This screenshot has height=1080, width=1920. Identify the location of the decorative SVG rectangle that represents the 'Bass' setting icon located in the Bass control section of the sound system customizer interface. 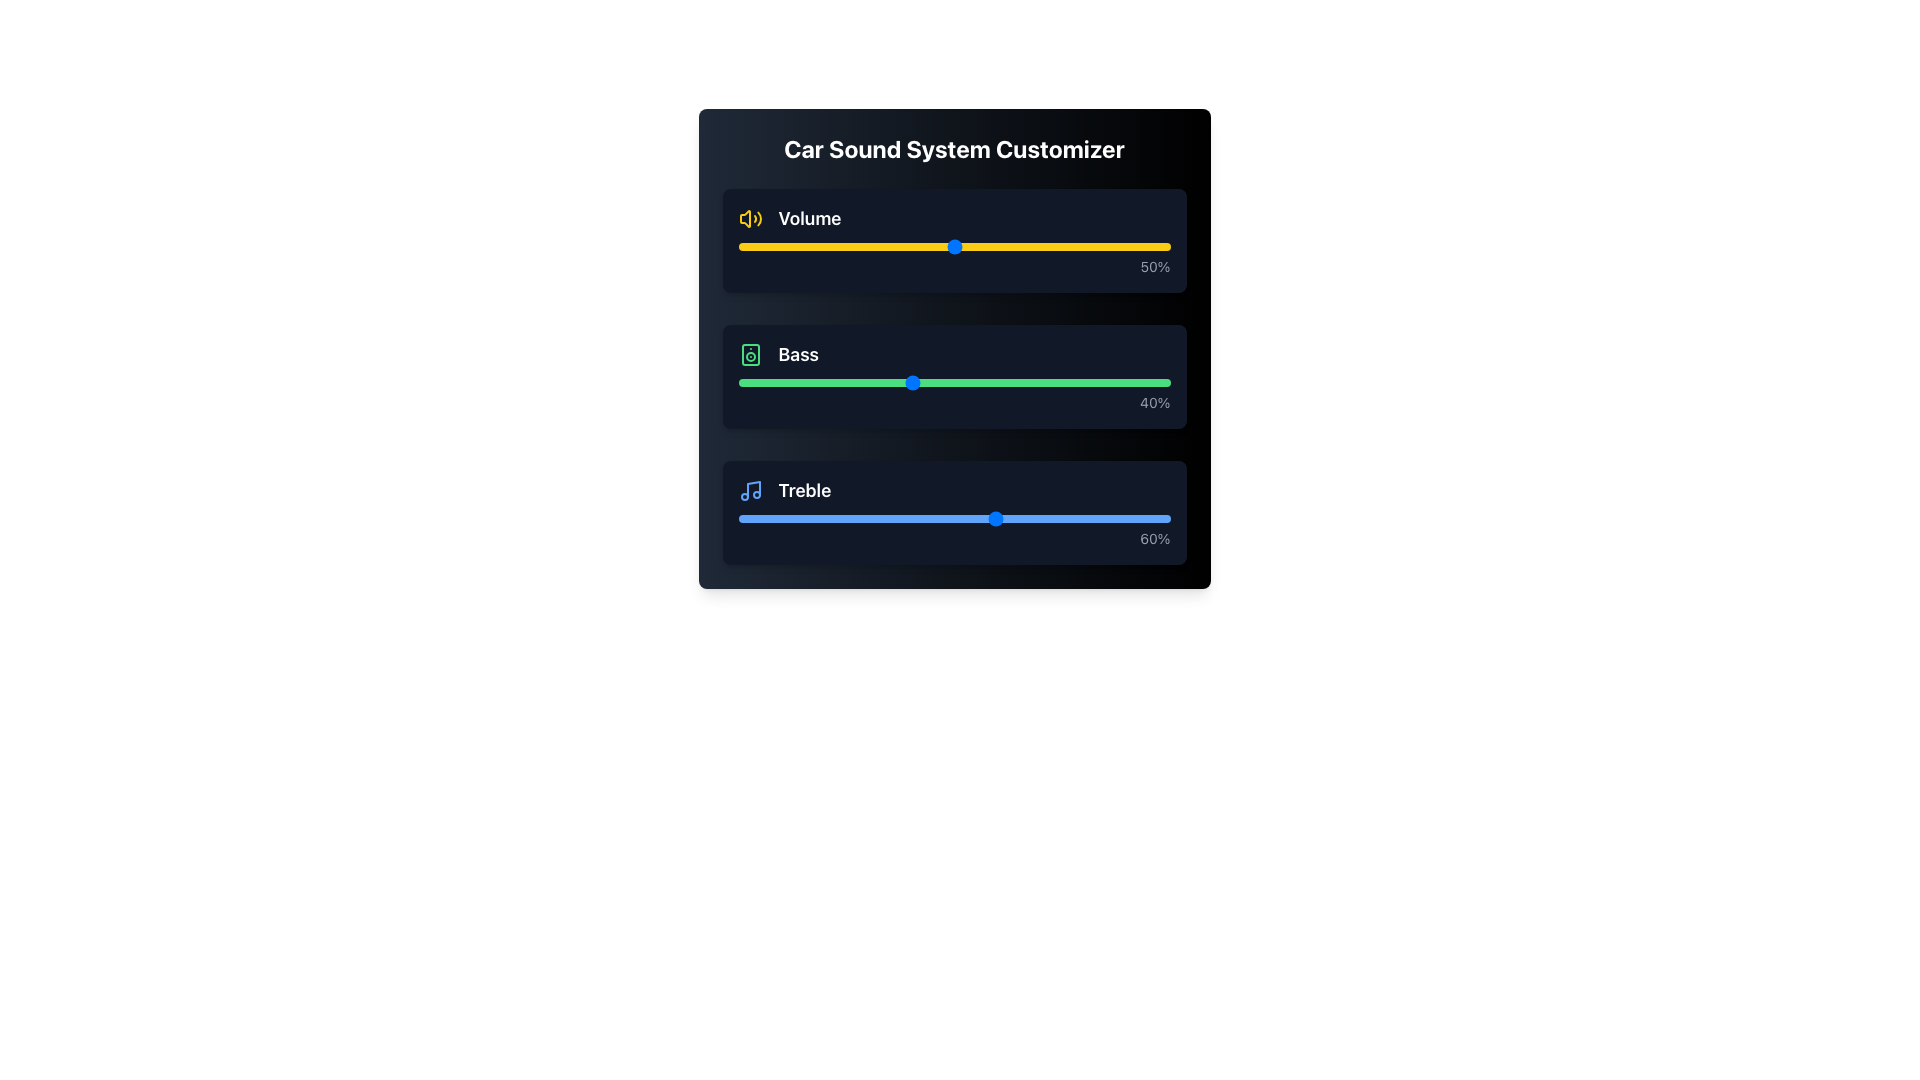
(749, 353).